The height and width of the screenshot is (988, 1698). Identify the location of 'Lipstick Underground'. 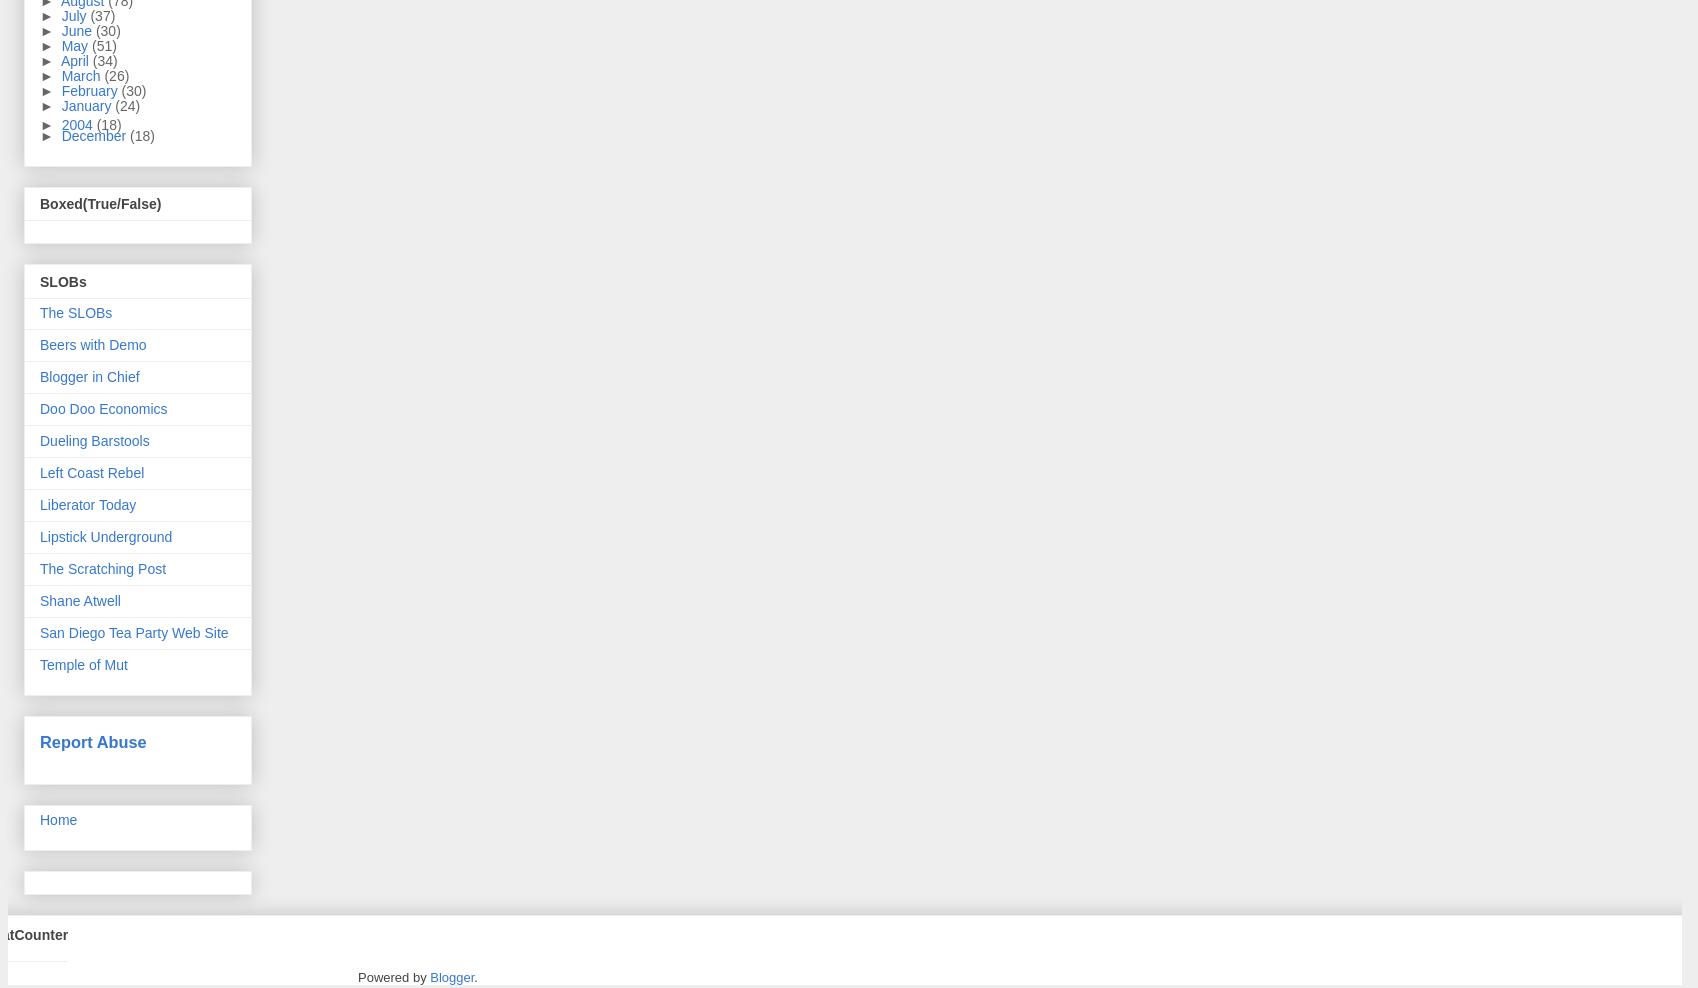
(104, 534).